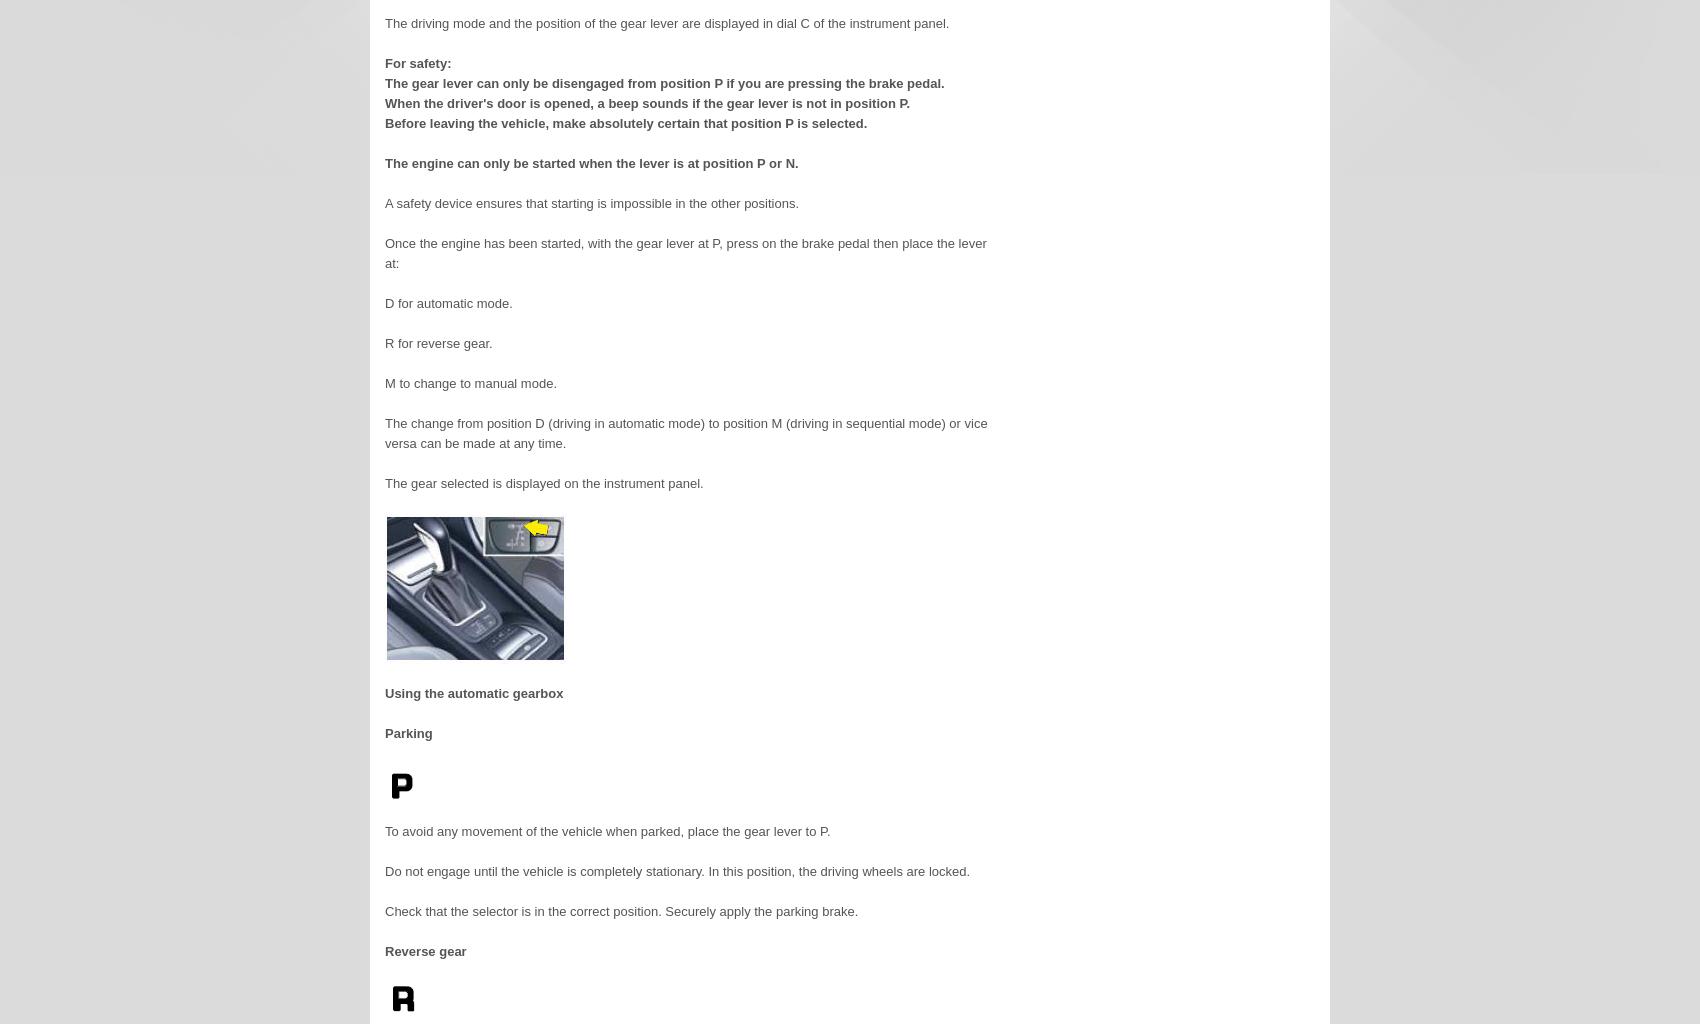 The width and height of the screenshot is (1700, 1024). Describe the element at coordinates (473, 693) in the screenshot. I see `'Using the automatic gearbox'` at that location.